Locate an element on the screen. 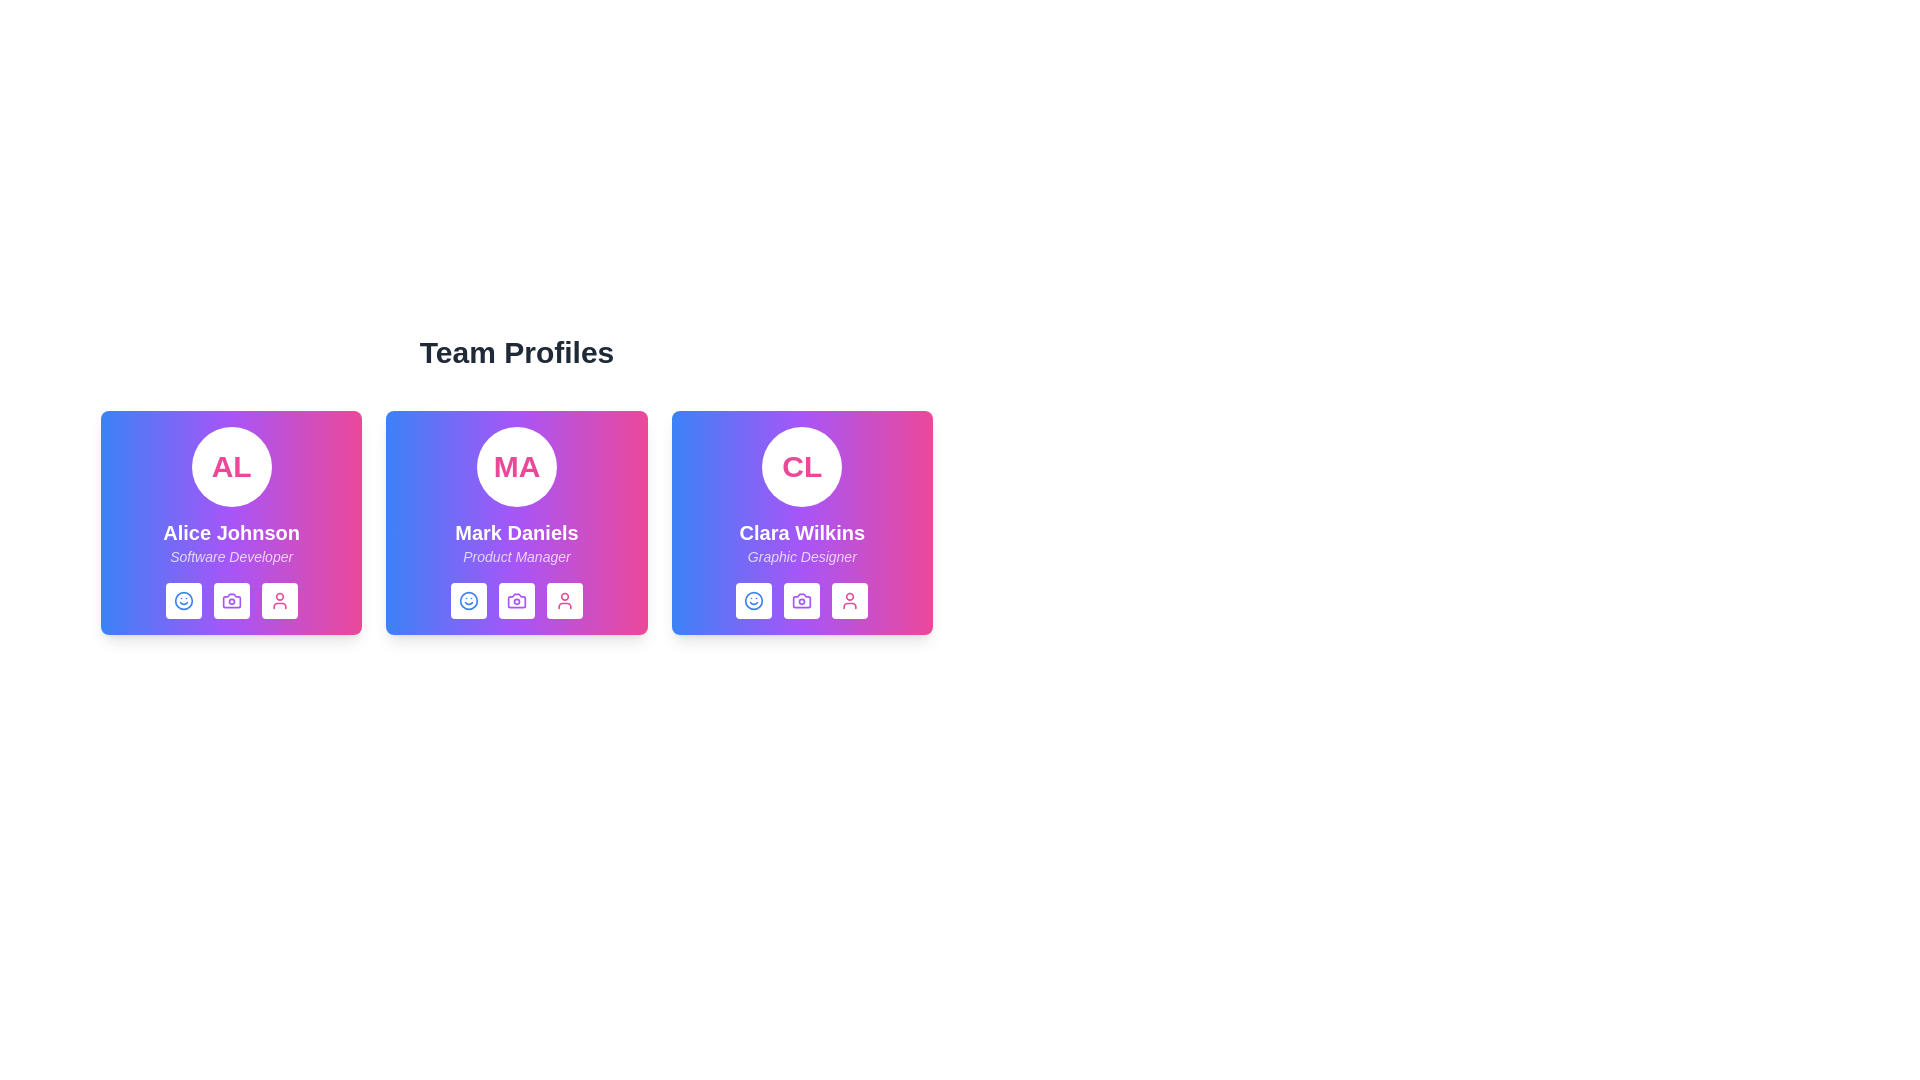 Image resolution: width=1920 pixels, height=1080 pixels. the Profile placeholder featuring a circular representation with 'AL' in bold pink text, located at the top of the first gradient card in the 'Team Profiles' section is located at coordinates (231, 466).